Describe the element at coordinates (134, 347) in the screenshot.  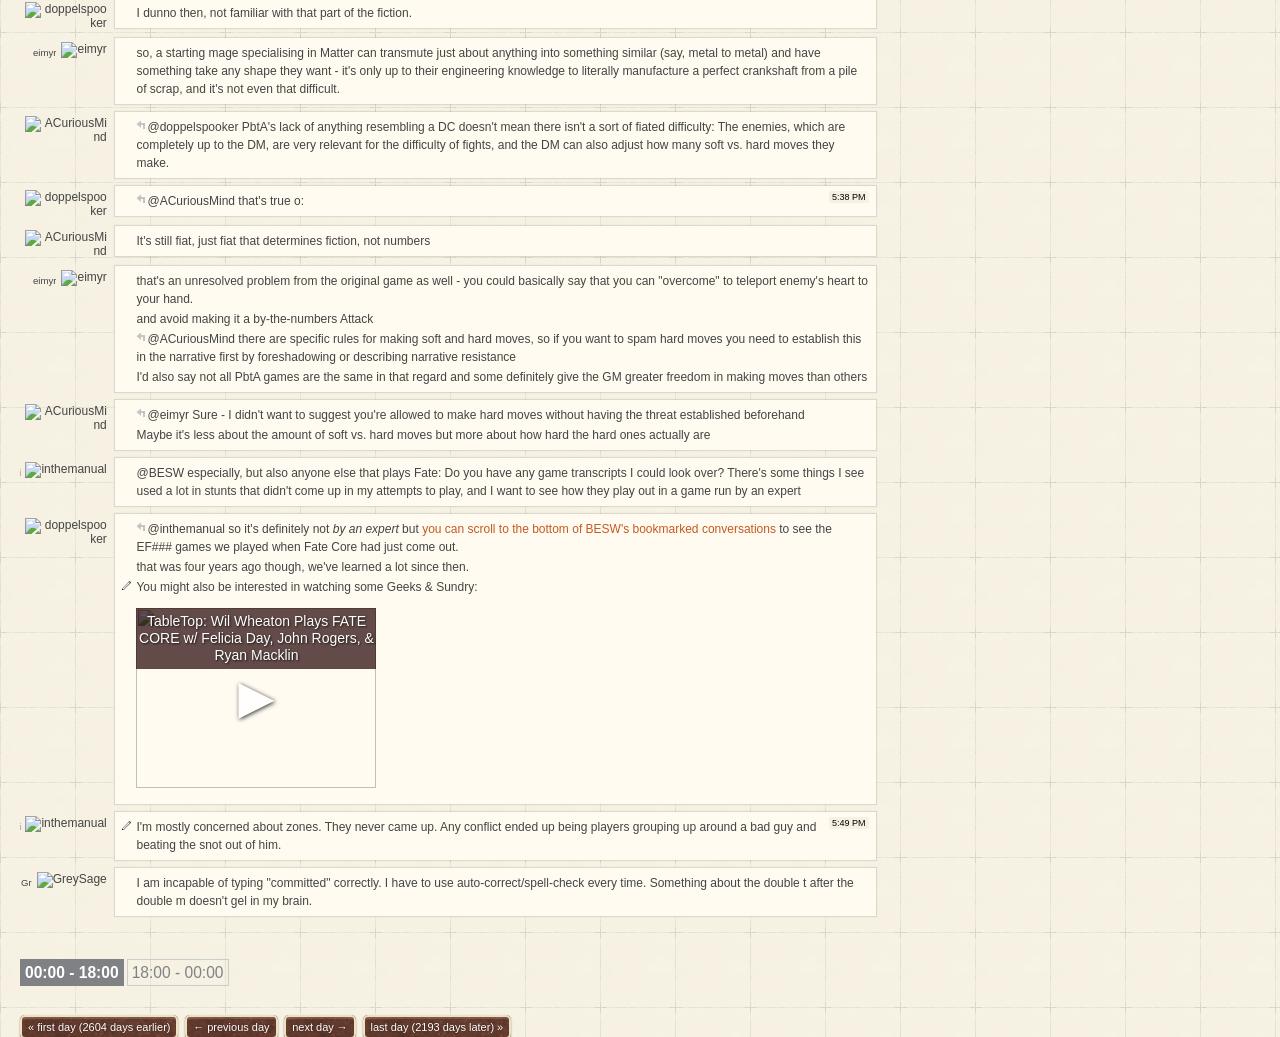
I see `'@ACuriousMind there are specific rules for making soft and hard moves, so if you want to spam hard moves you need to establish this in the narrative first by foreshadowing or describing narrative resistance'` at that location.